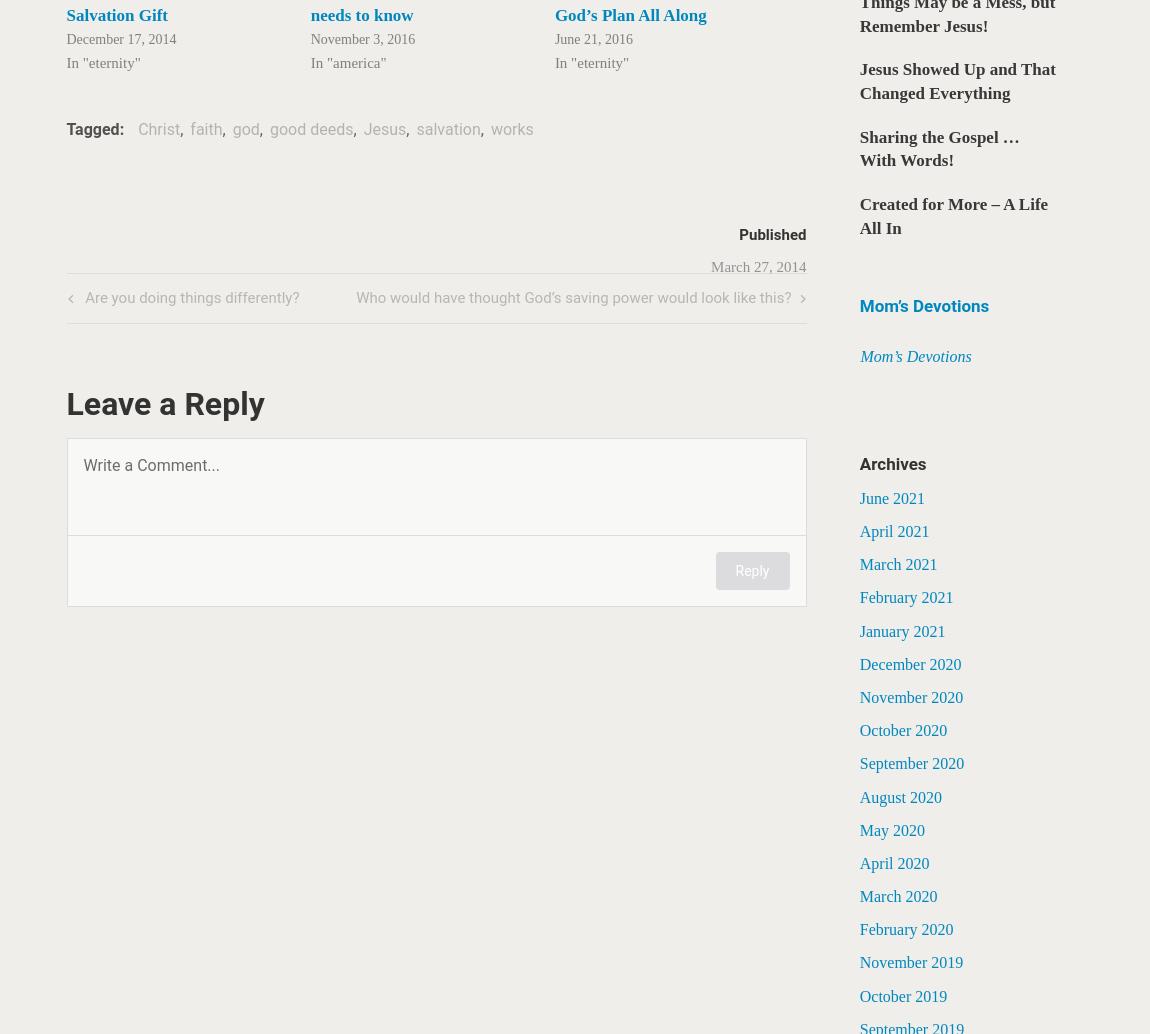 This screenshot has height=1034, width=1150. Describe the element at coordinates (909, 663) in the screenshot. I see `'December 2020'` at that location.